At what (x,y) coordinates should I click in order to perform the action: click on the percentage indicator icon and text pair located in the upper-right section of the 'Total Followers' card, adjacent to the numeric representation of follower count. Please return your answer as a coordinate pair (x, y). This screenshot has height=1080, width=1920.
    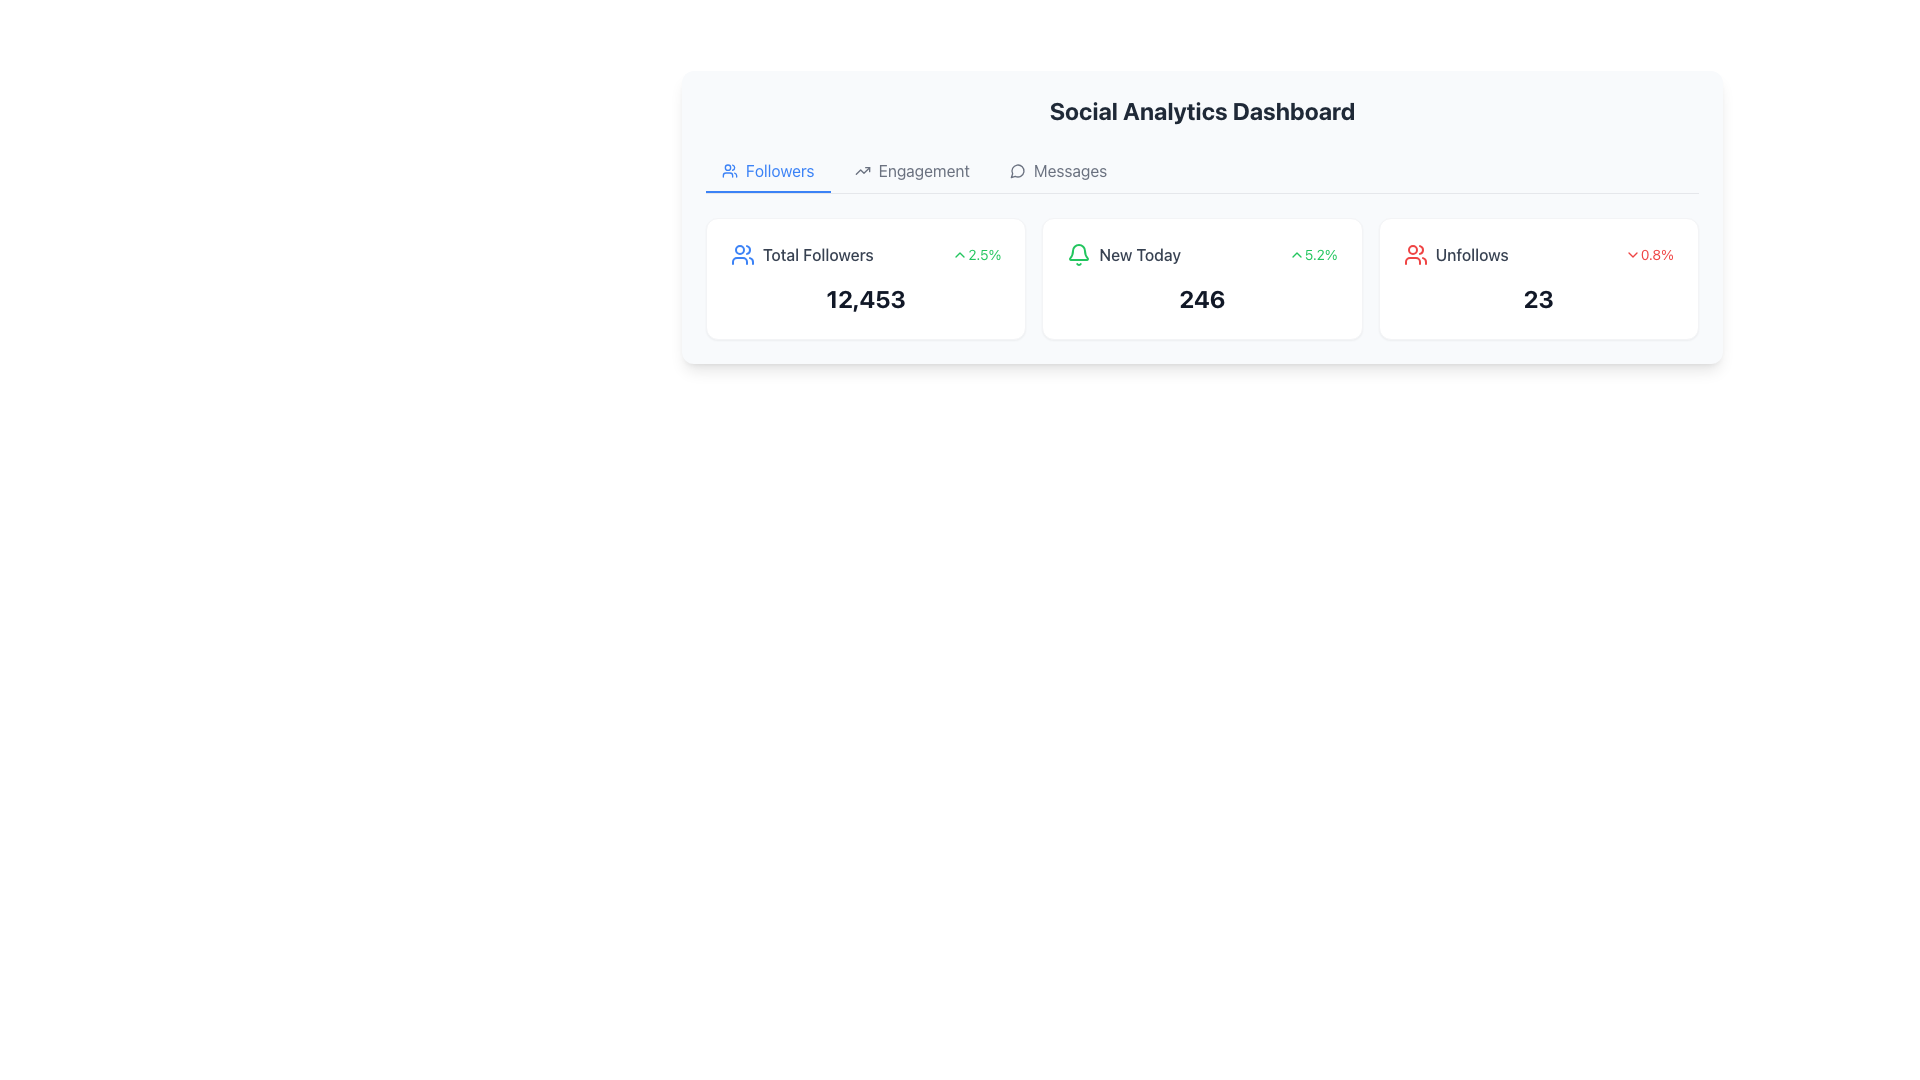
    Looking at the image, I should click on (976, 253).